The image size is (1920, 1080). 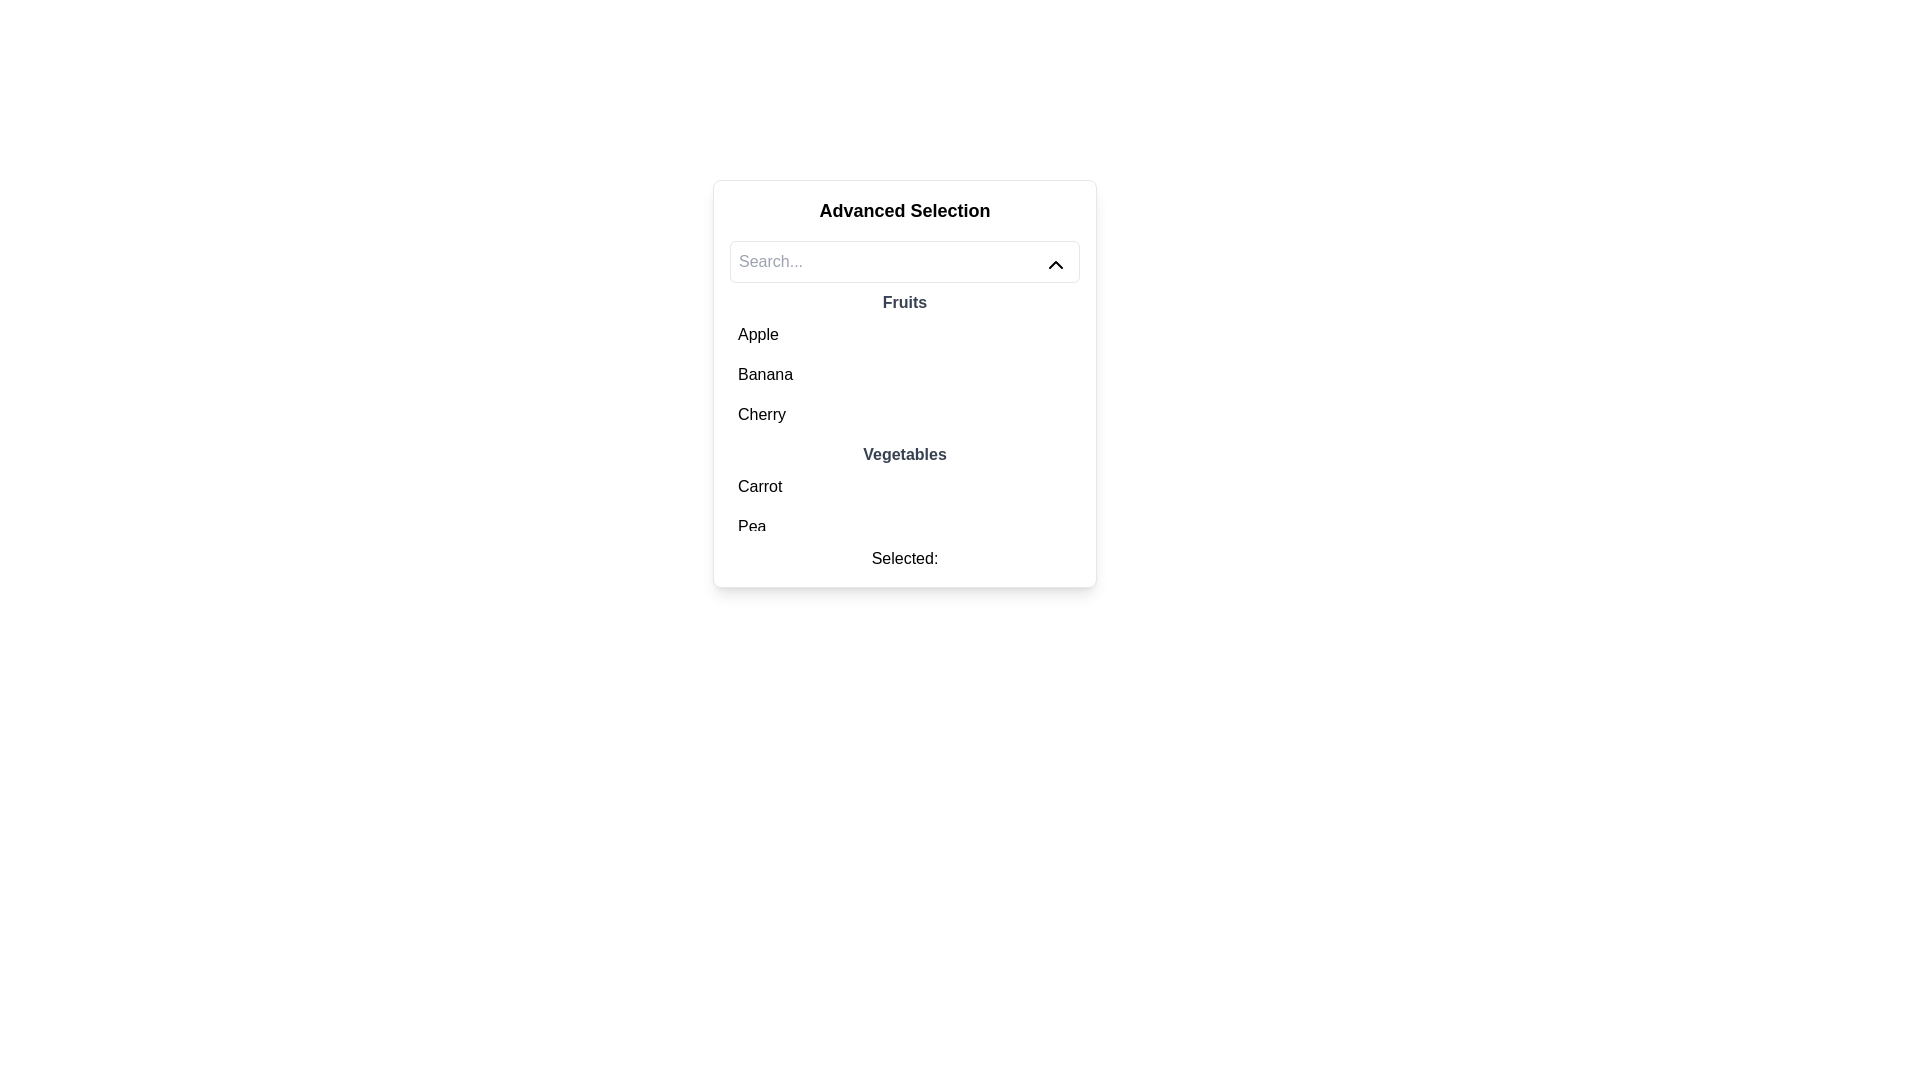 What do you see at coordinates (904, 526) in the screenshot?
I see `the second item in the 'Vegetables' selection list` at bounding box center [904, 526].